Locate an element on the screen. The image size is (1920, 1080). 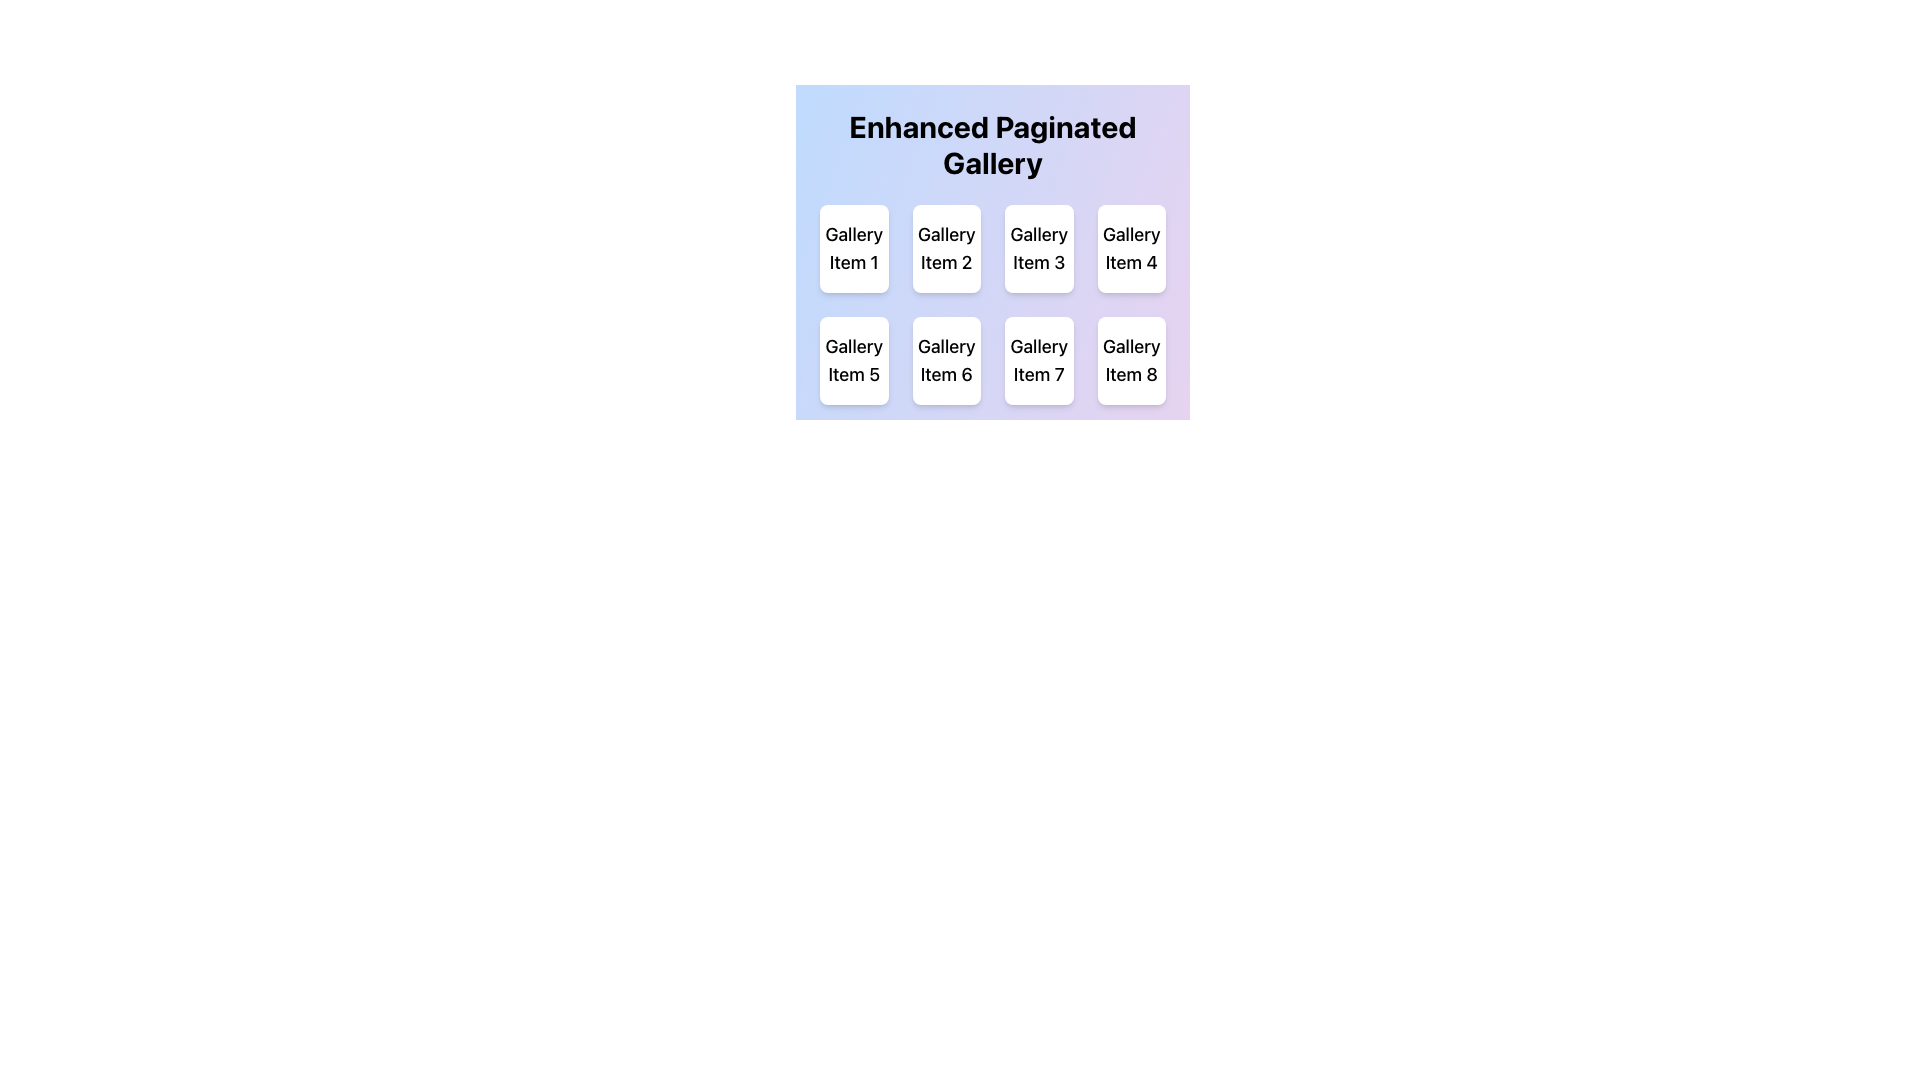
the Button-like interactive card located in the second row and first column of the gallery grid, directly beneath 'Gallery Item 1' is located at coordinates (854, 361).